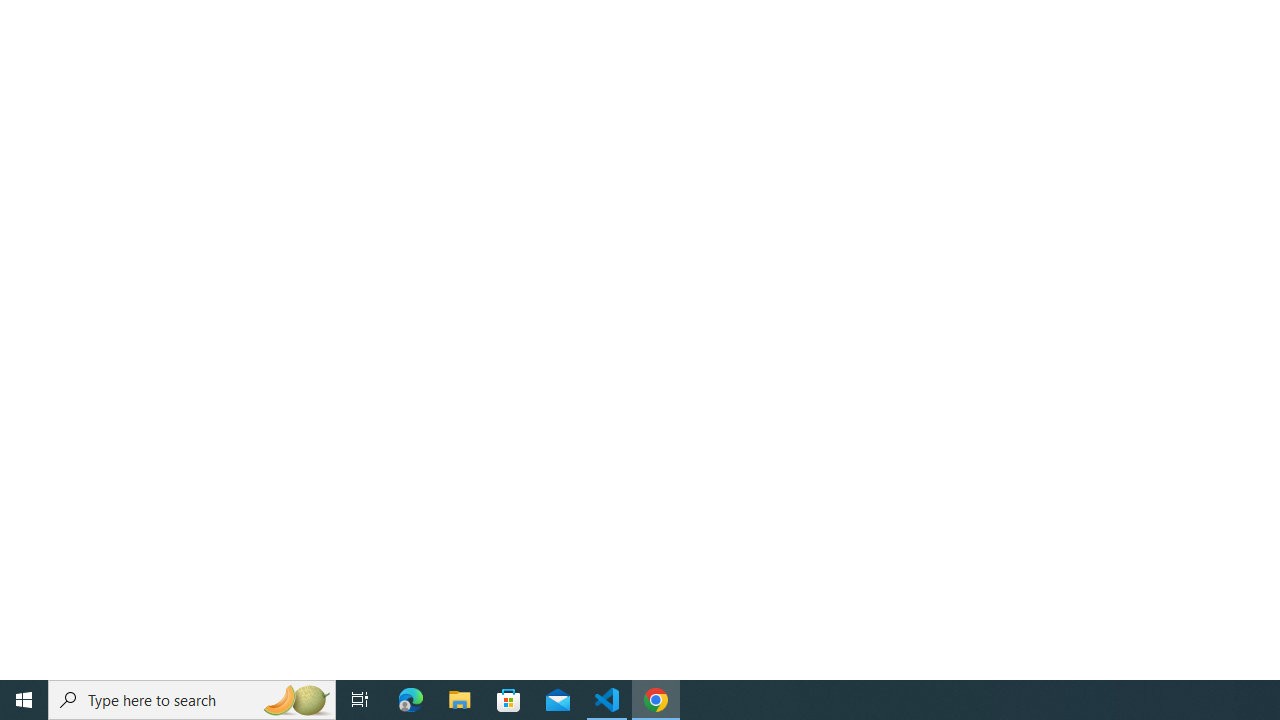  Describe the element at coordinates (410, 698) in the screenshot. I see `'Microsoft Edge'` at that location.